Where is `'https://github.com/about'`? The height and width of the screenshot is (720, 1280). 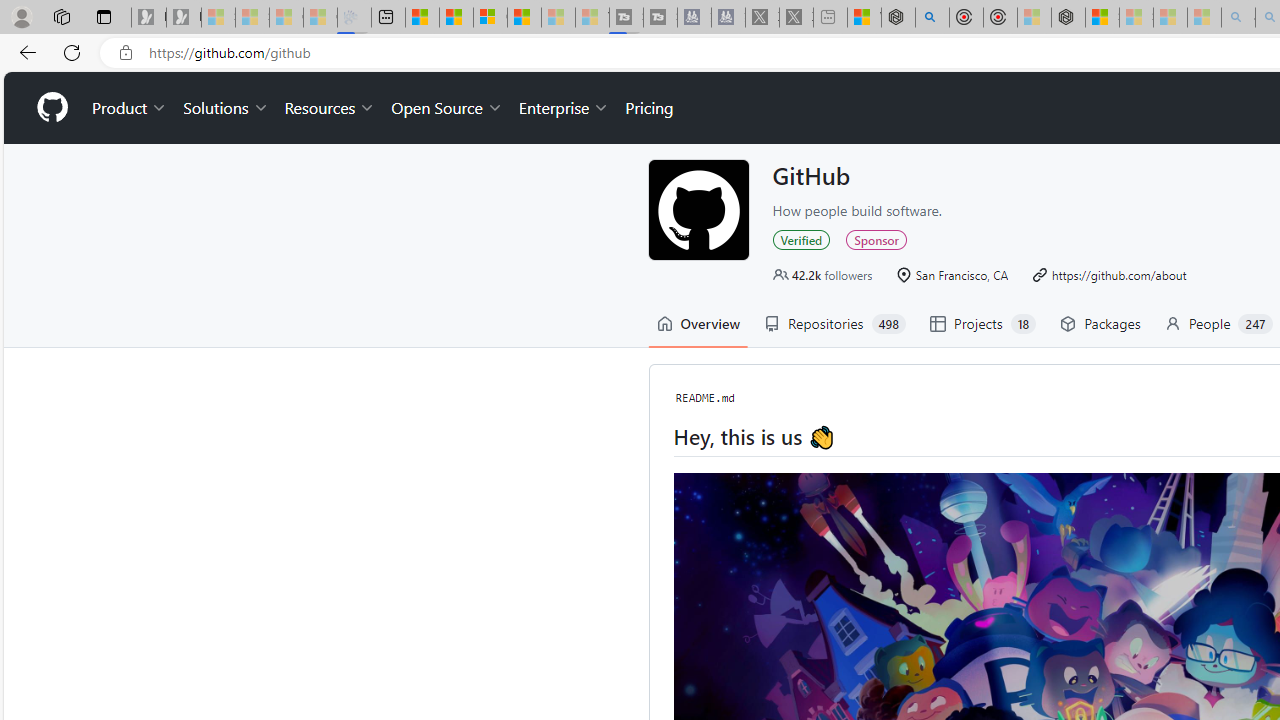
'https://github.com/about' is located at coordinates (1117, 275).